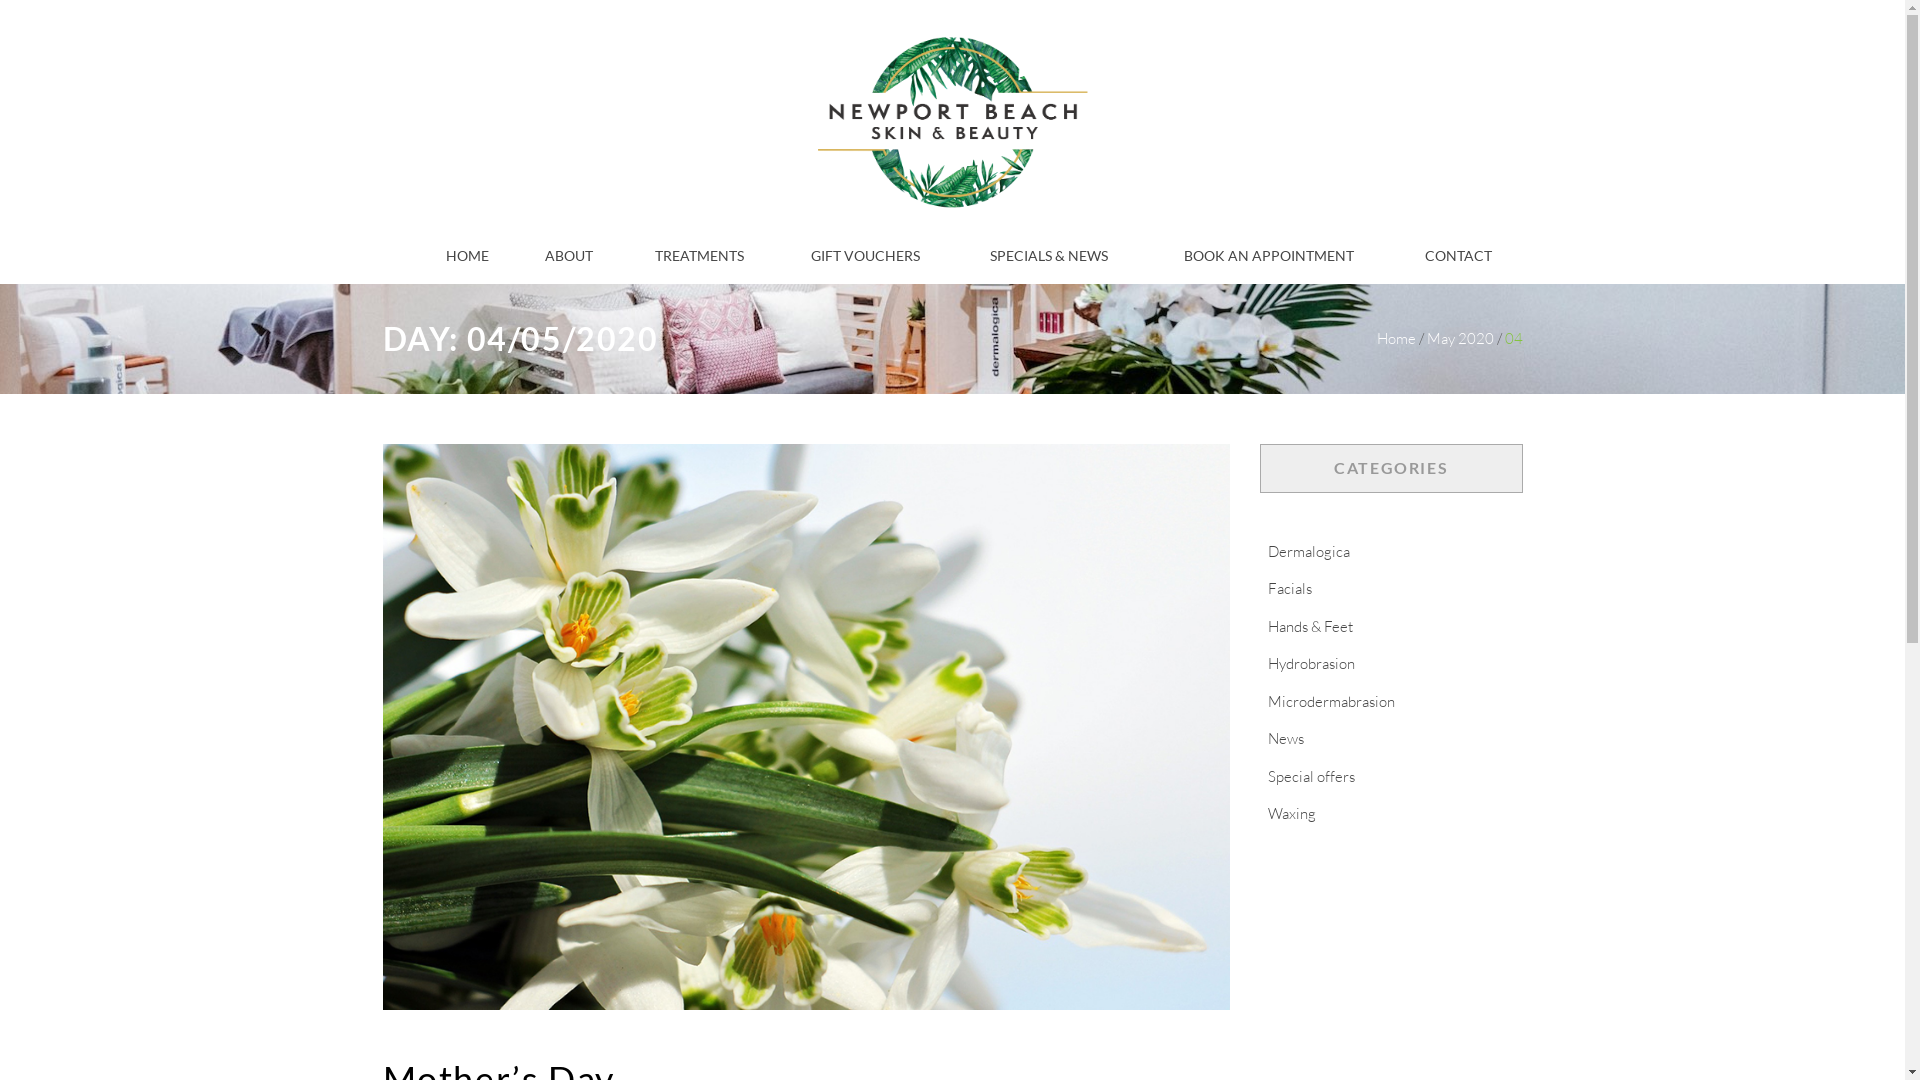  What do you see at coordinates (466, 255) in the screenshot?
I see `'HOME'` at bounding box center [466, 255].